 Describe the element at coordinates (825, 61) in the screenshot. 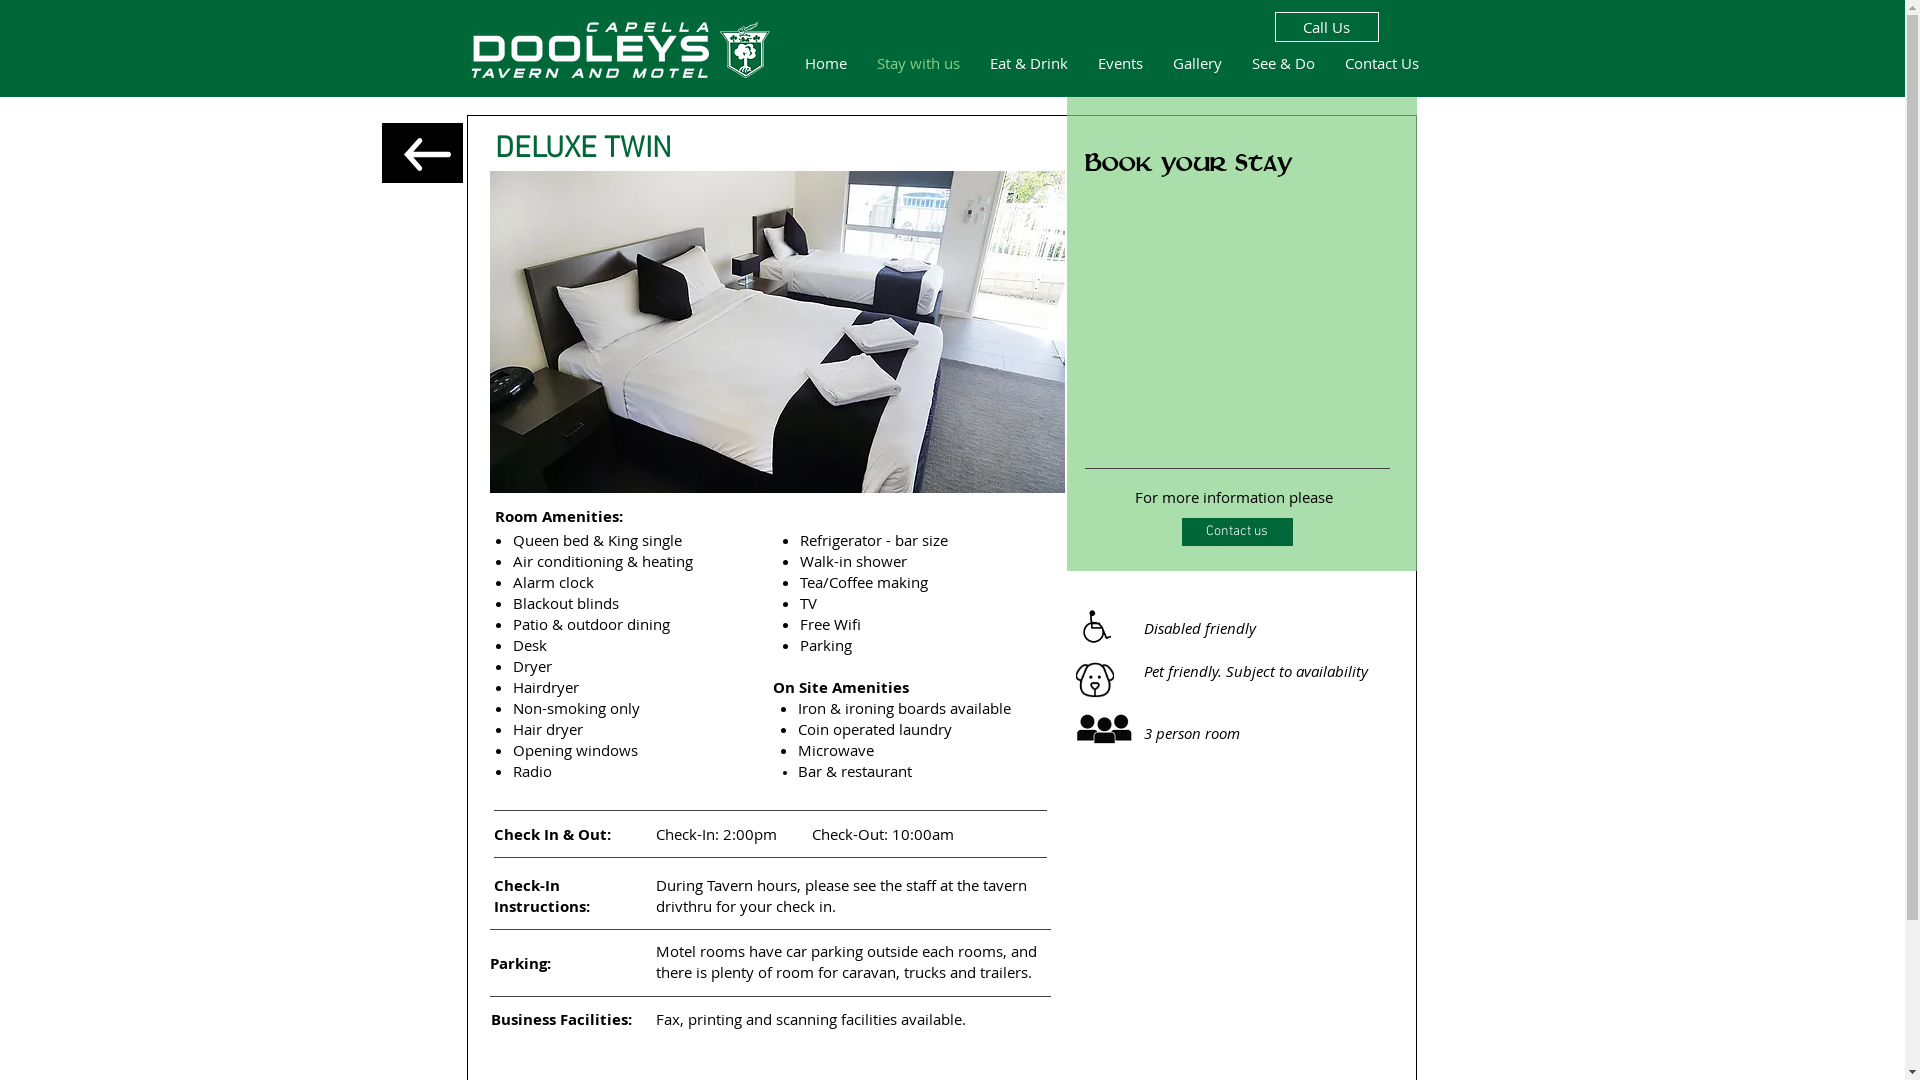

I see `'Home'` at that location.